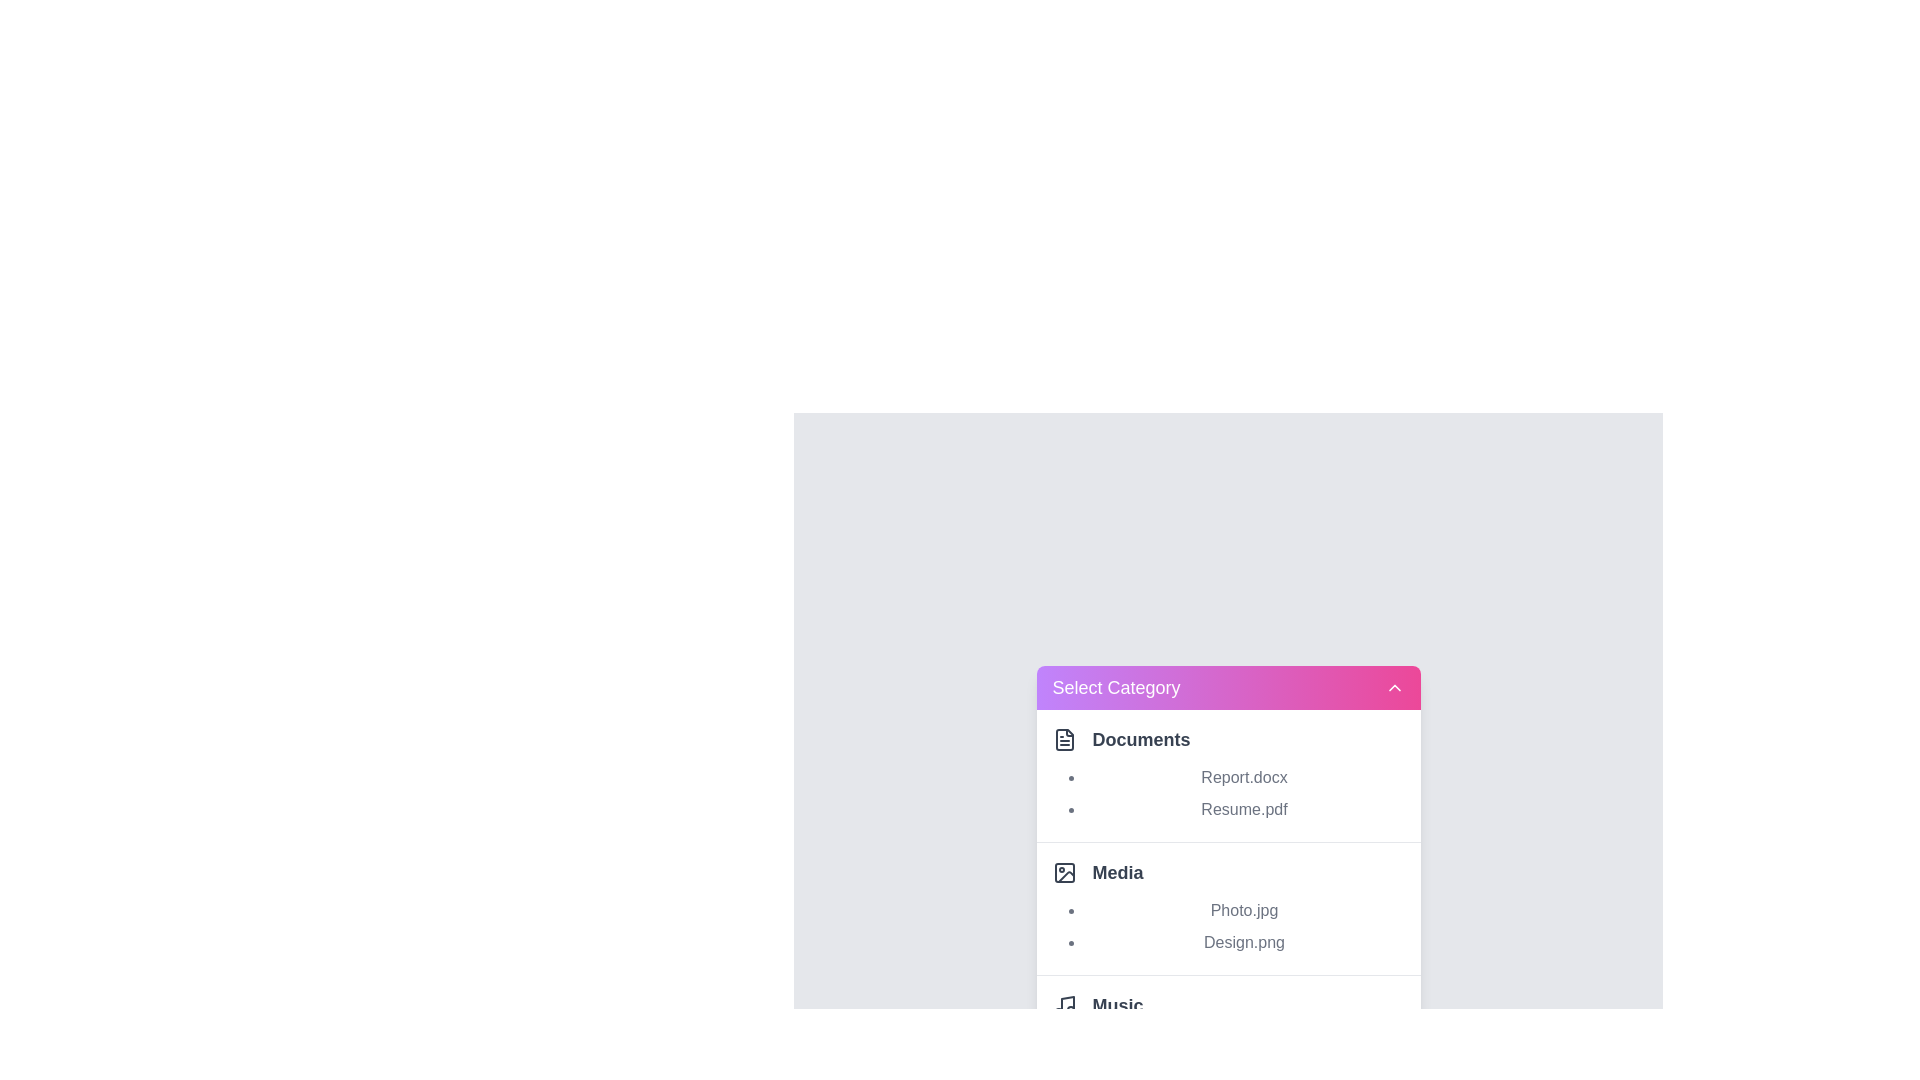 Image resolution: width=1920 pixels, height=1080 pixels. Describe the element at coordinates (1117, 871) in the screenshot. I see `the 'Media' text label, which is styled in bold and large sans-serif font` at that location.